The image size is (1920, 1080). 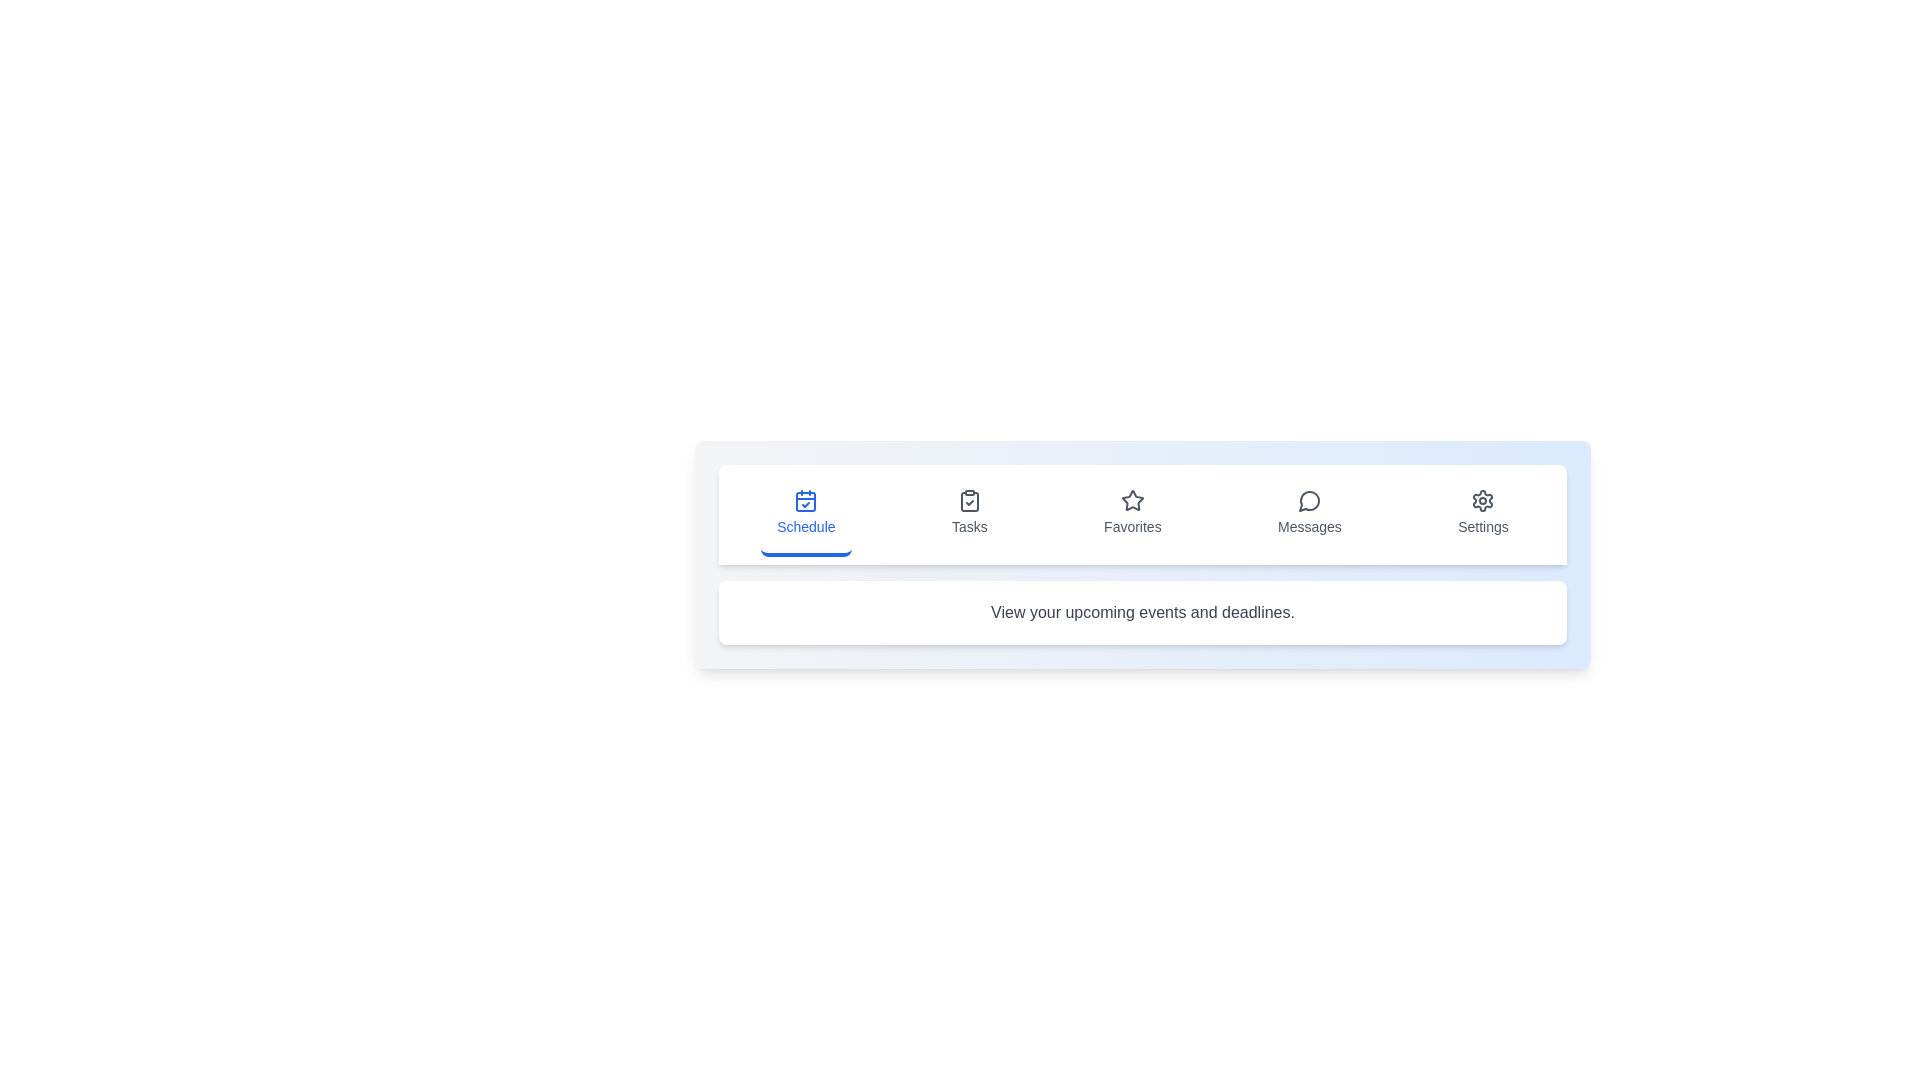 What do you see at coordinates (806, 514) in the screenshot?
I see `the icon corresponding to Schedule` at bounding box center [806, 514].